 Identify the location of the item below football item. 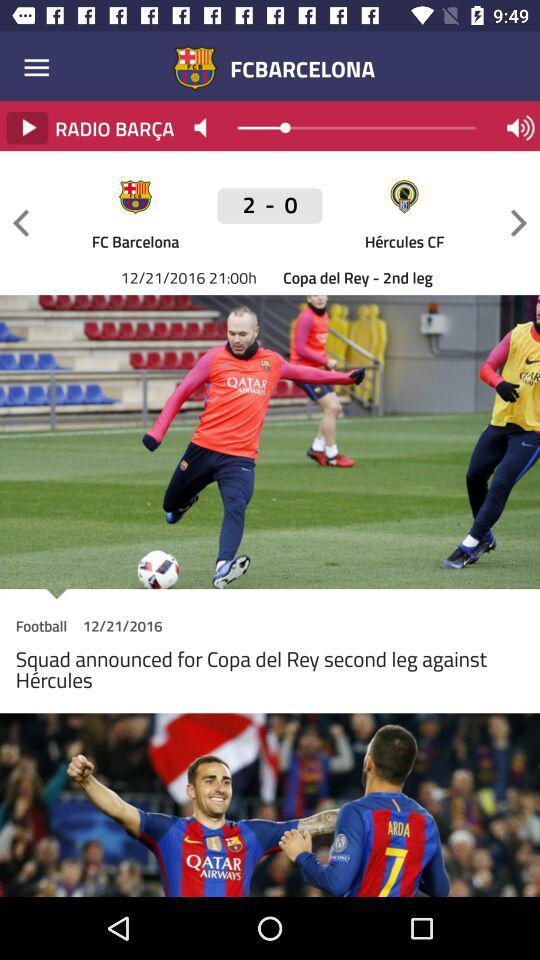
(270, 675).